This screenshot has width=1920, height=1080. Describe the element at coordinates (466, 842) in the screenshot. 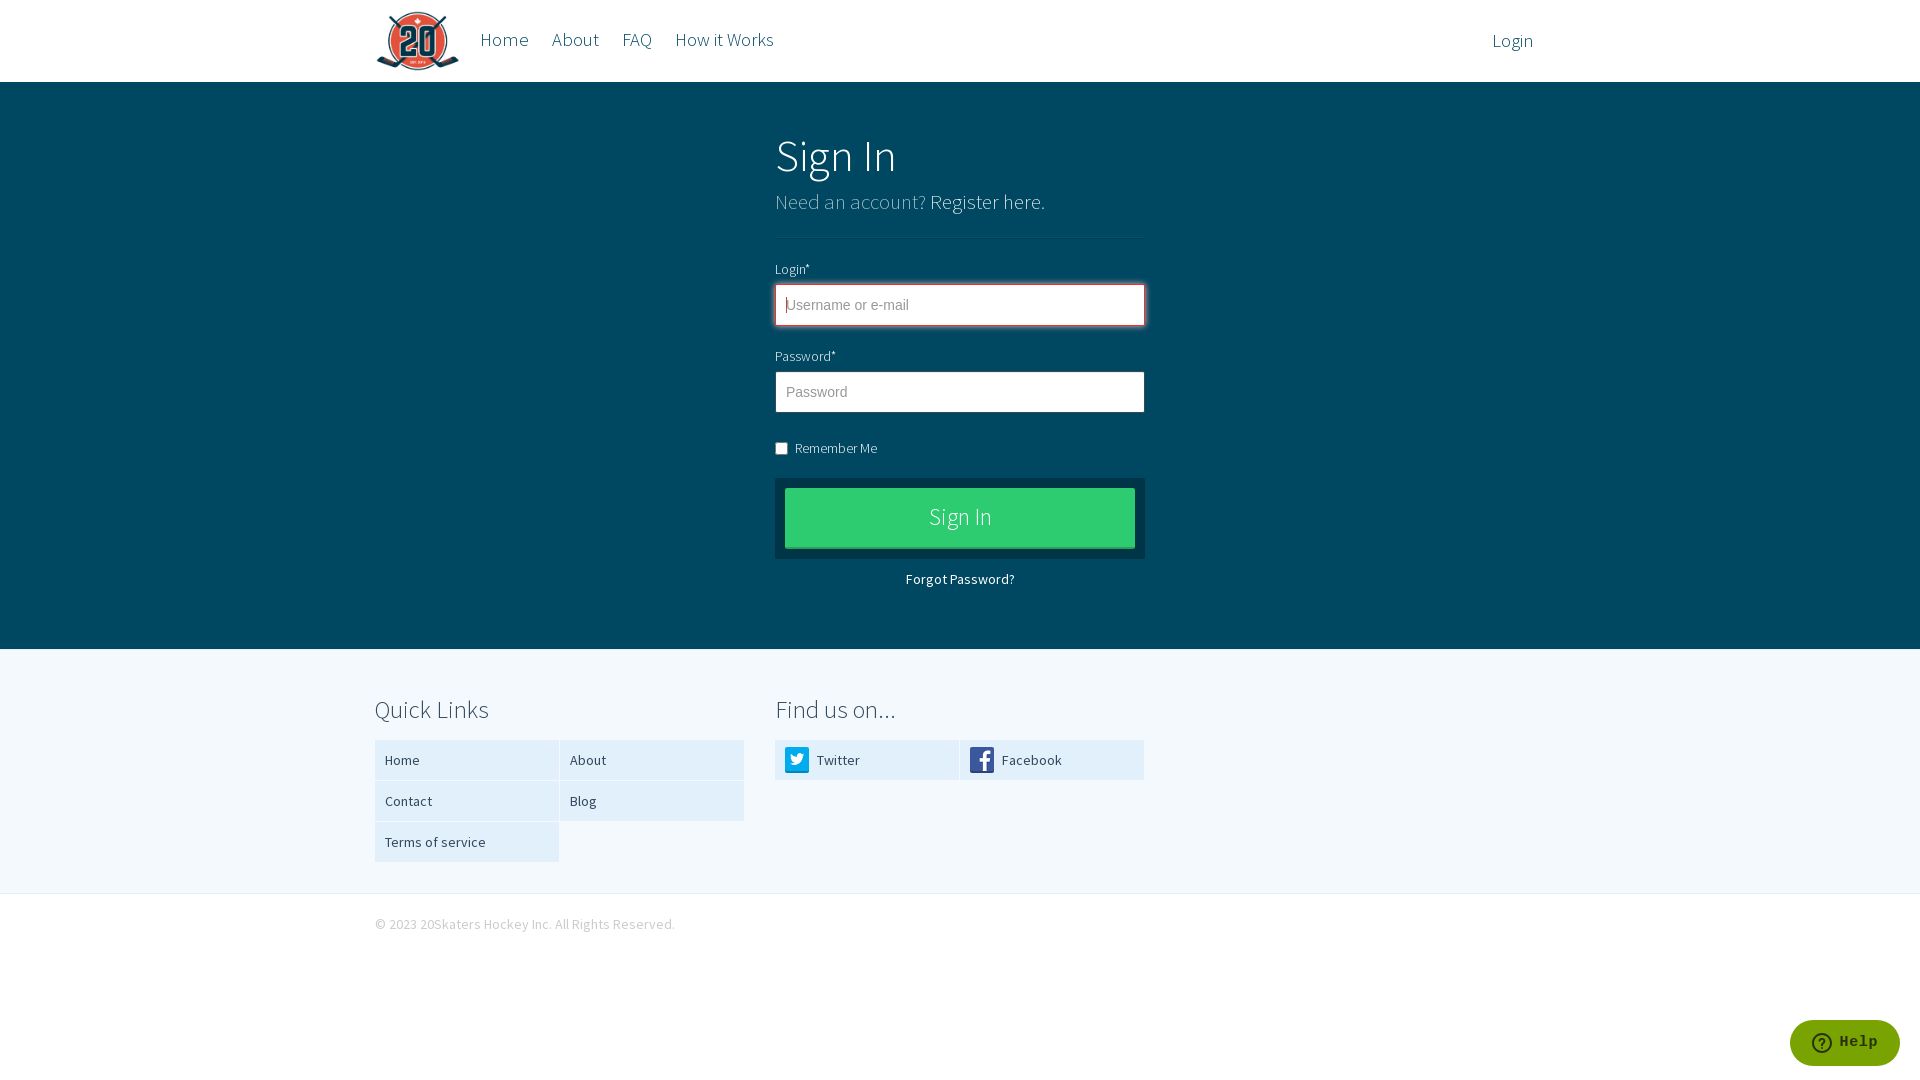

I see `'Terms of service'` at that location.